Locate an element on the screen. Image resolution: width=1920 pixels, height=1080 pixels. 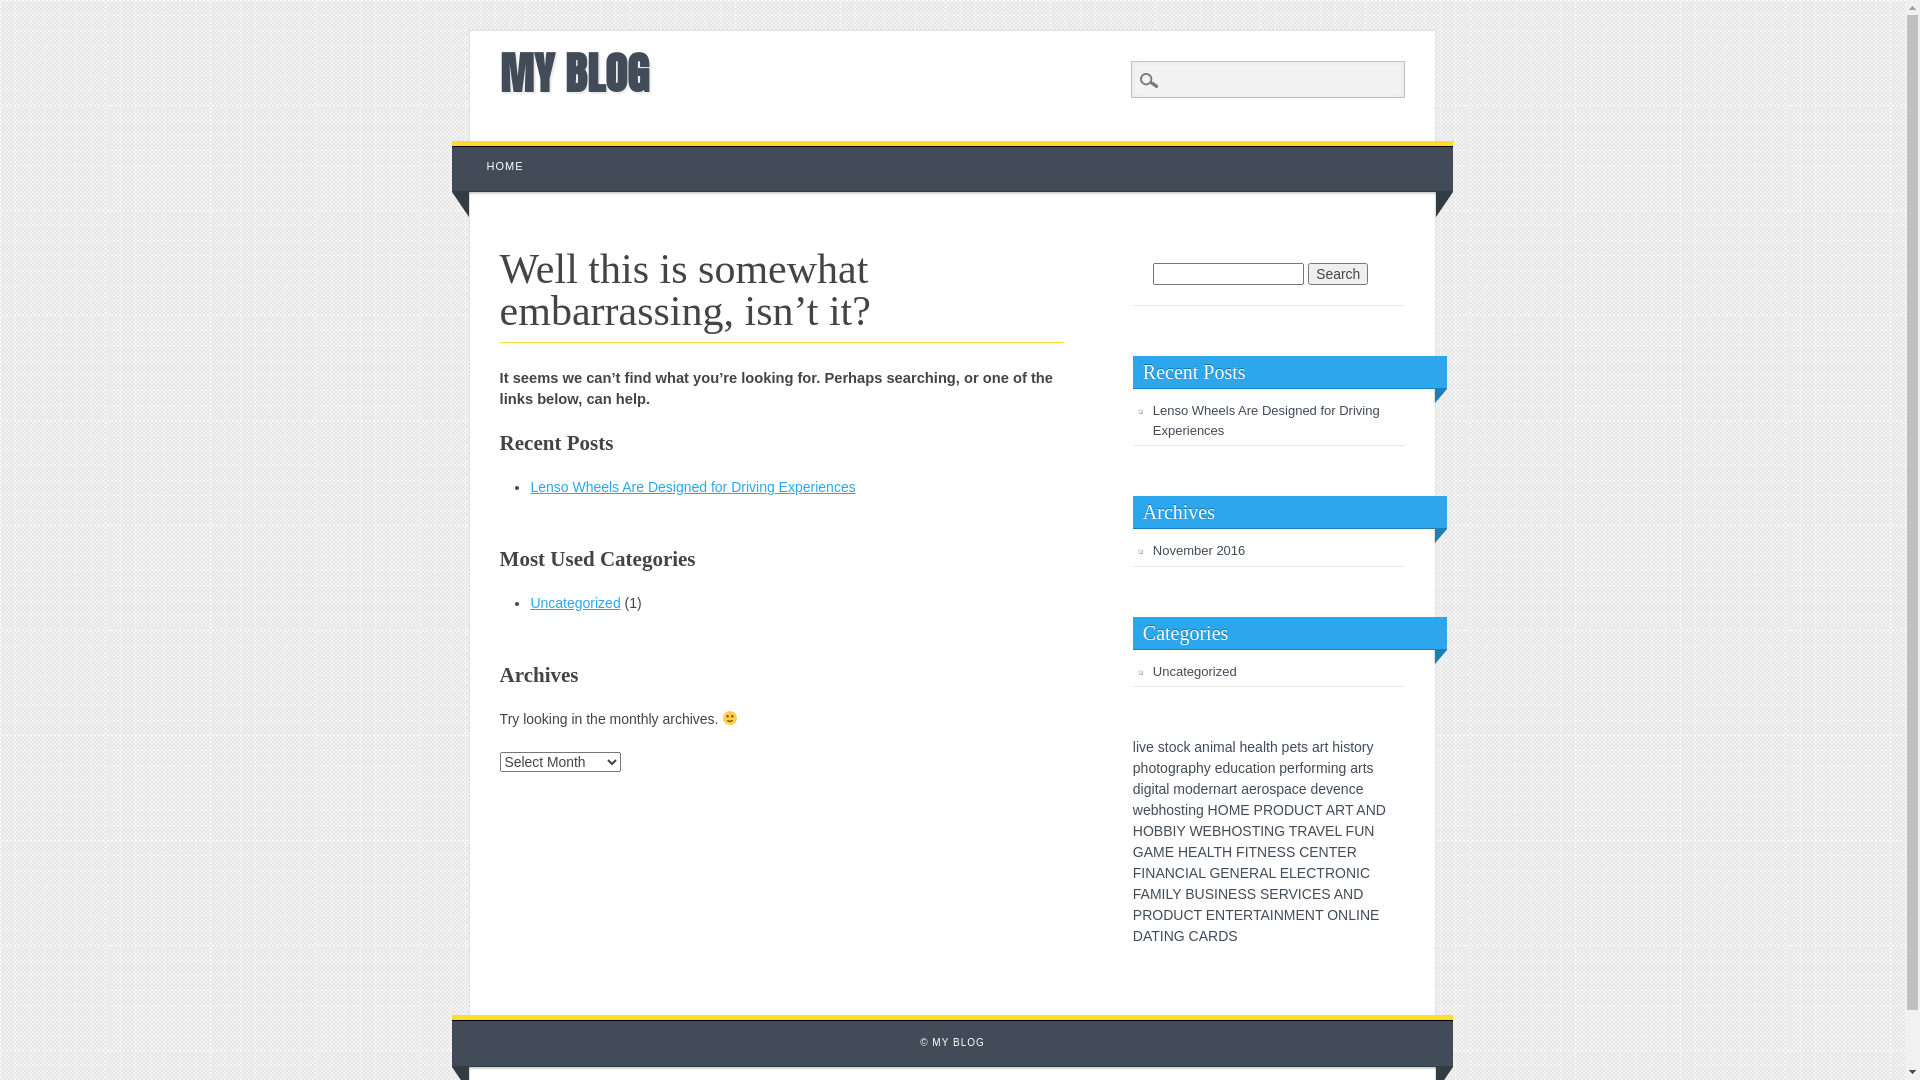
'T' is located at coordinates (1348, 810).